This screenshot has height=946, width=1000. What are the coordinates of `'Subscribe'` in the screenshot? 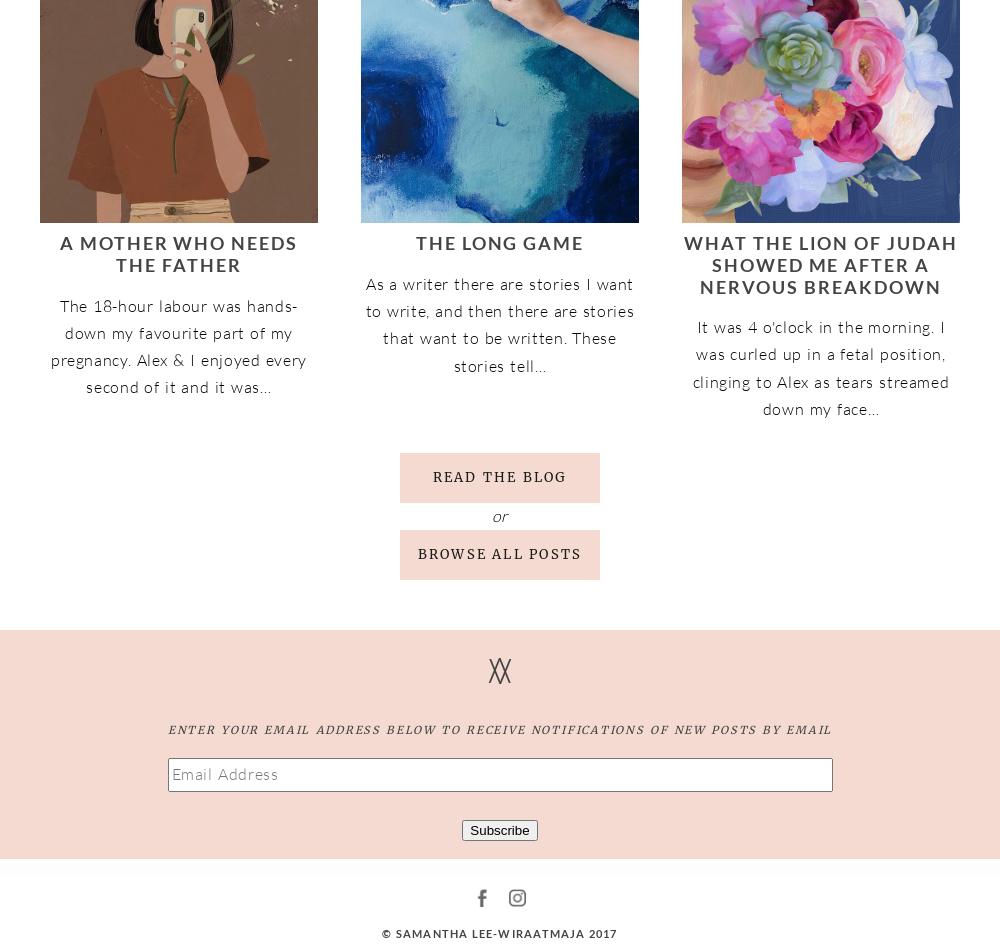 It's located at (498, 829).